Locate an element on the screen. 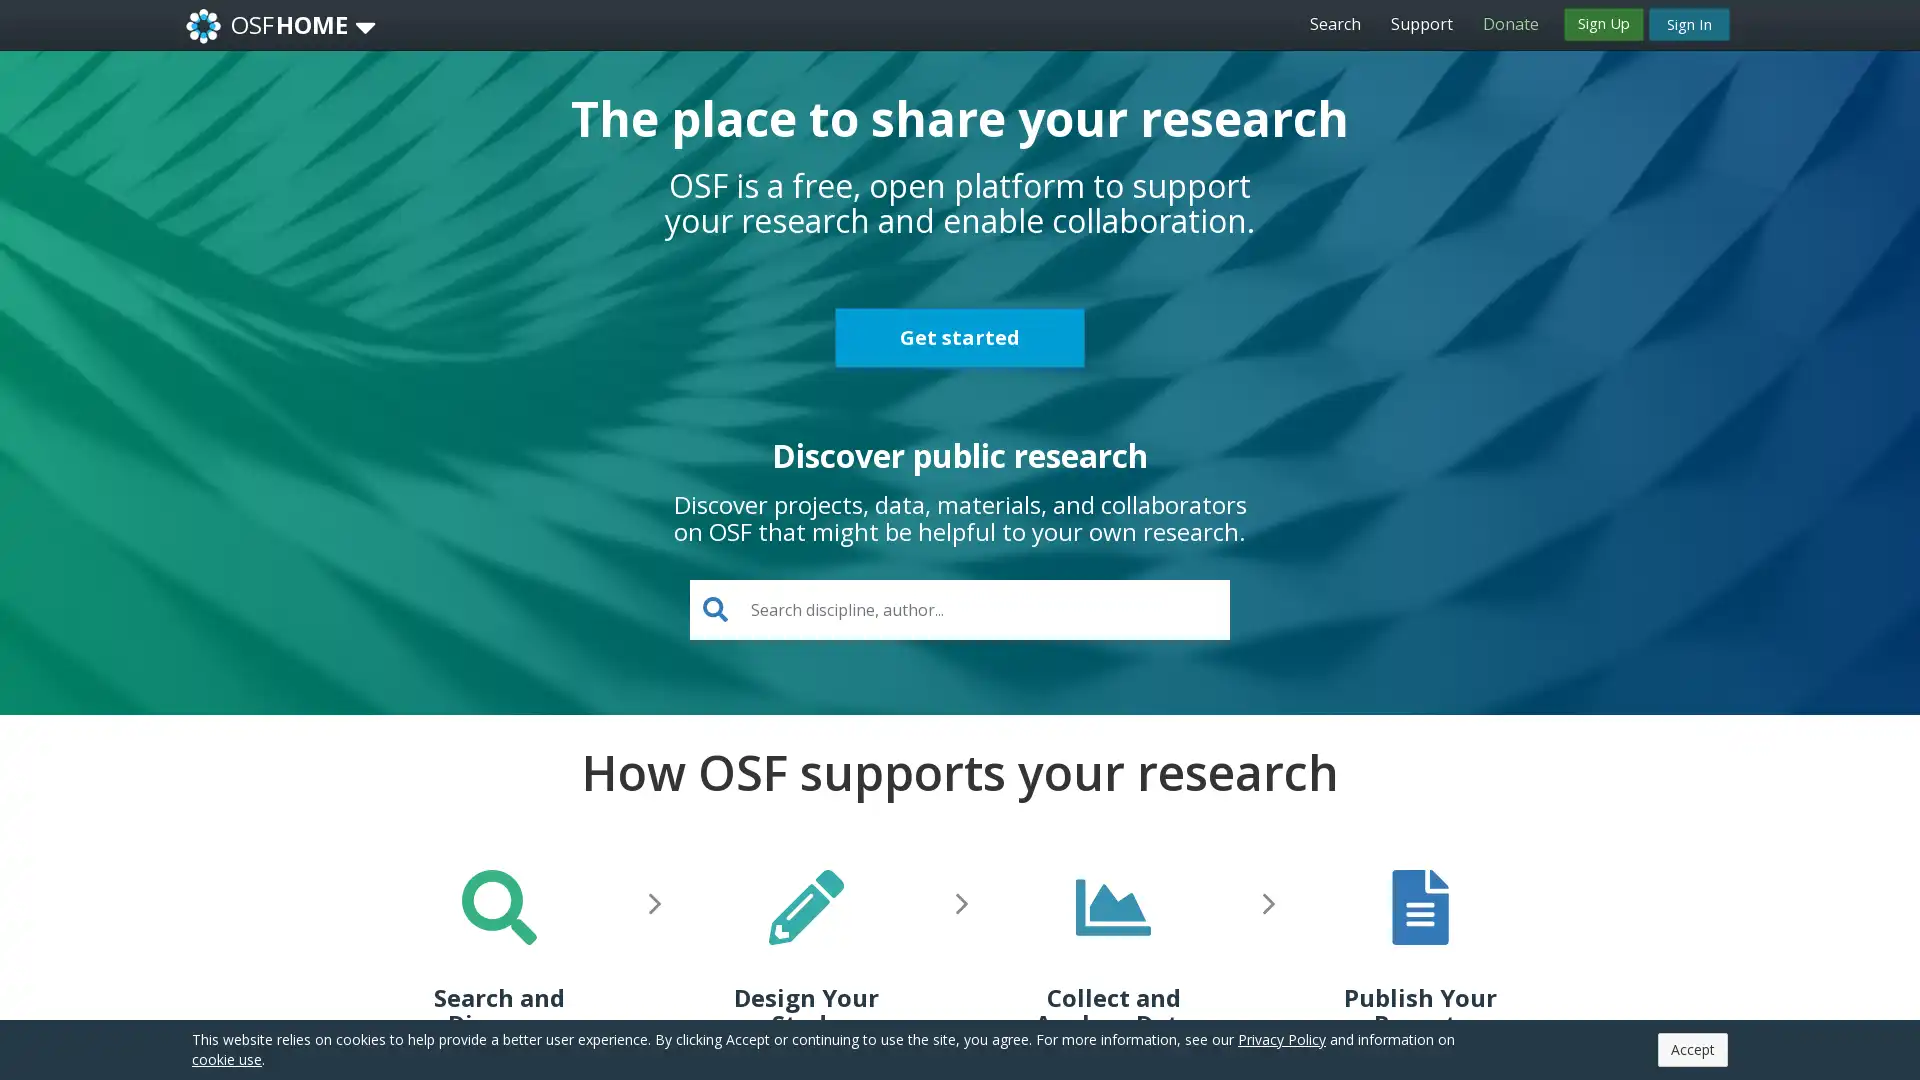 Image resolution: width=1920 pixels, height=1080 pixels. Other OSF views is located at coordinates (365, 27).